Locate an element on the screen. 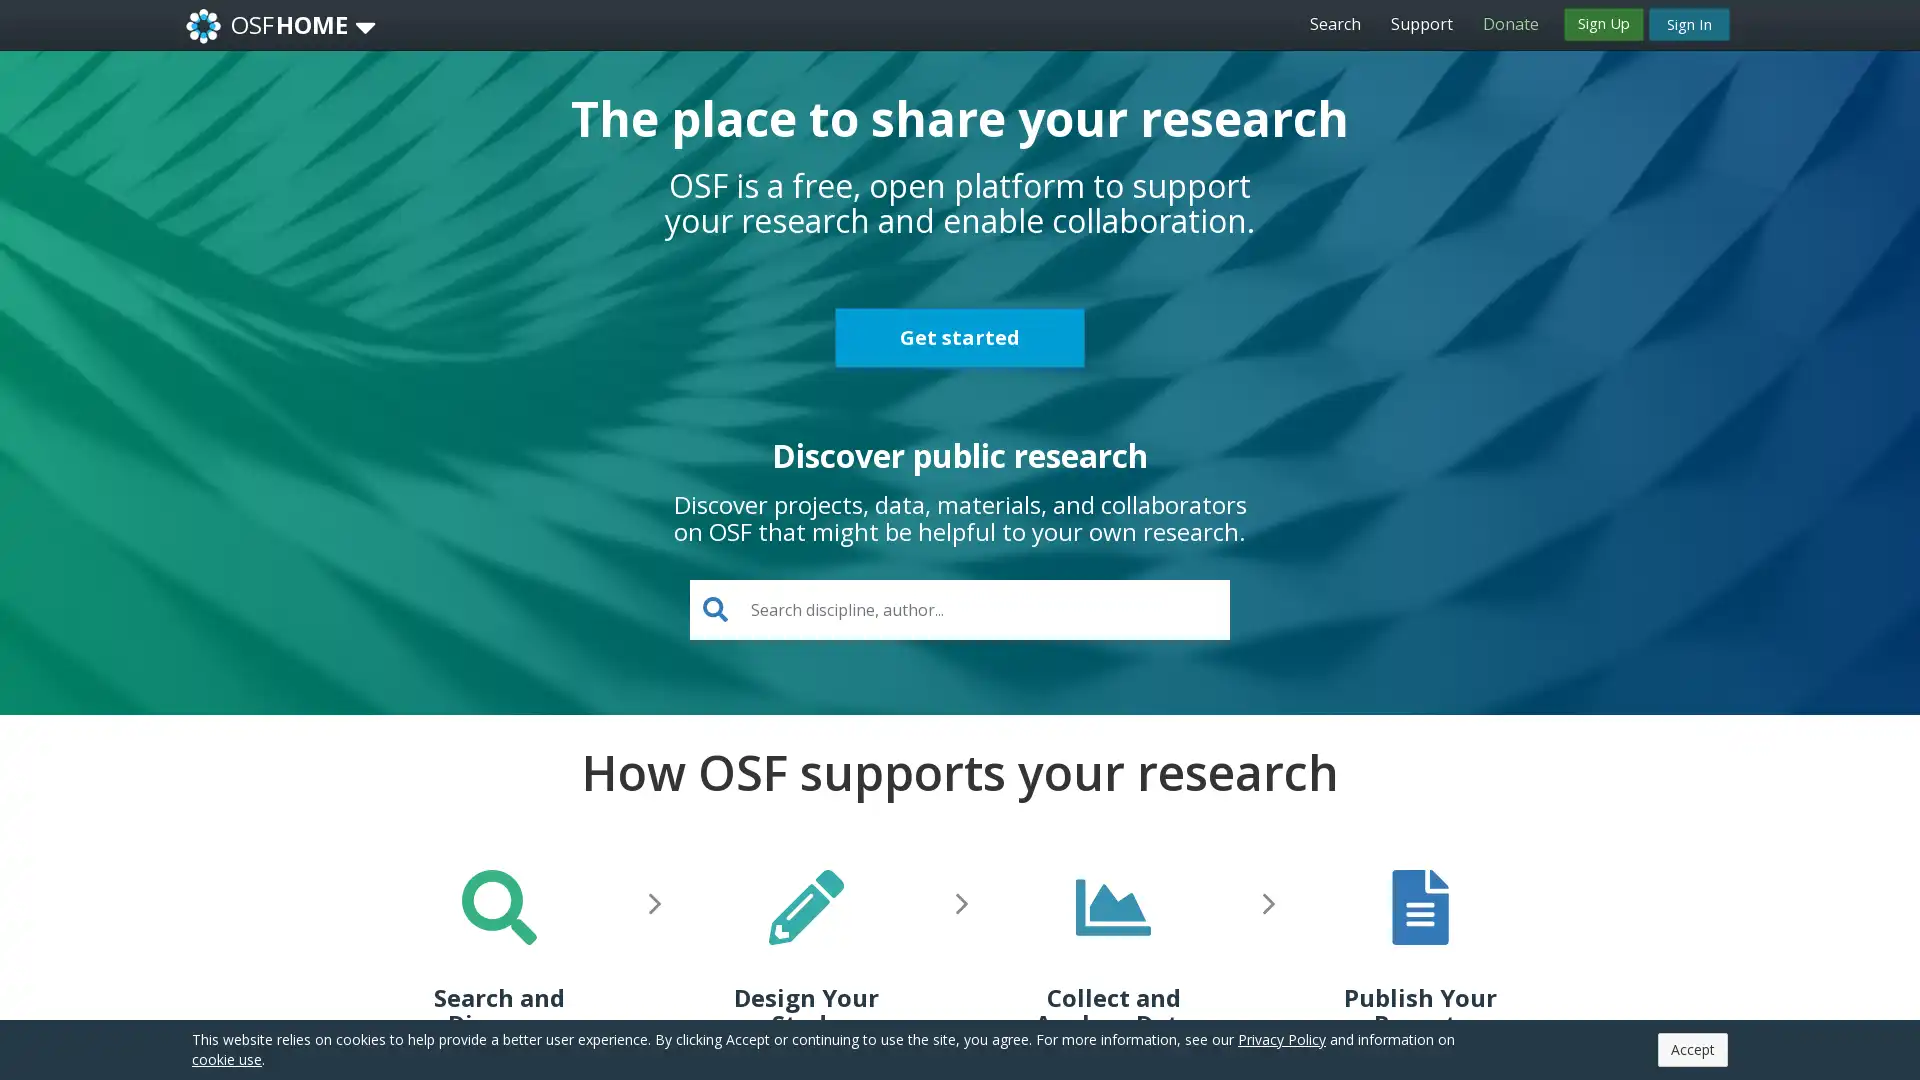 Image resolution: width=1920 pixels, height=1080 pixels. Other OSF views is located at coordinates (365, 27).